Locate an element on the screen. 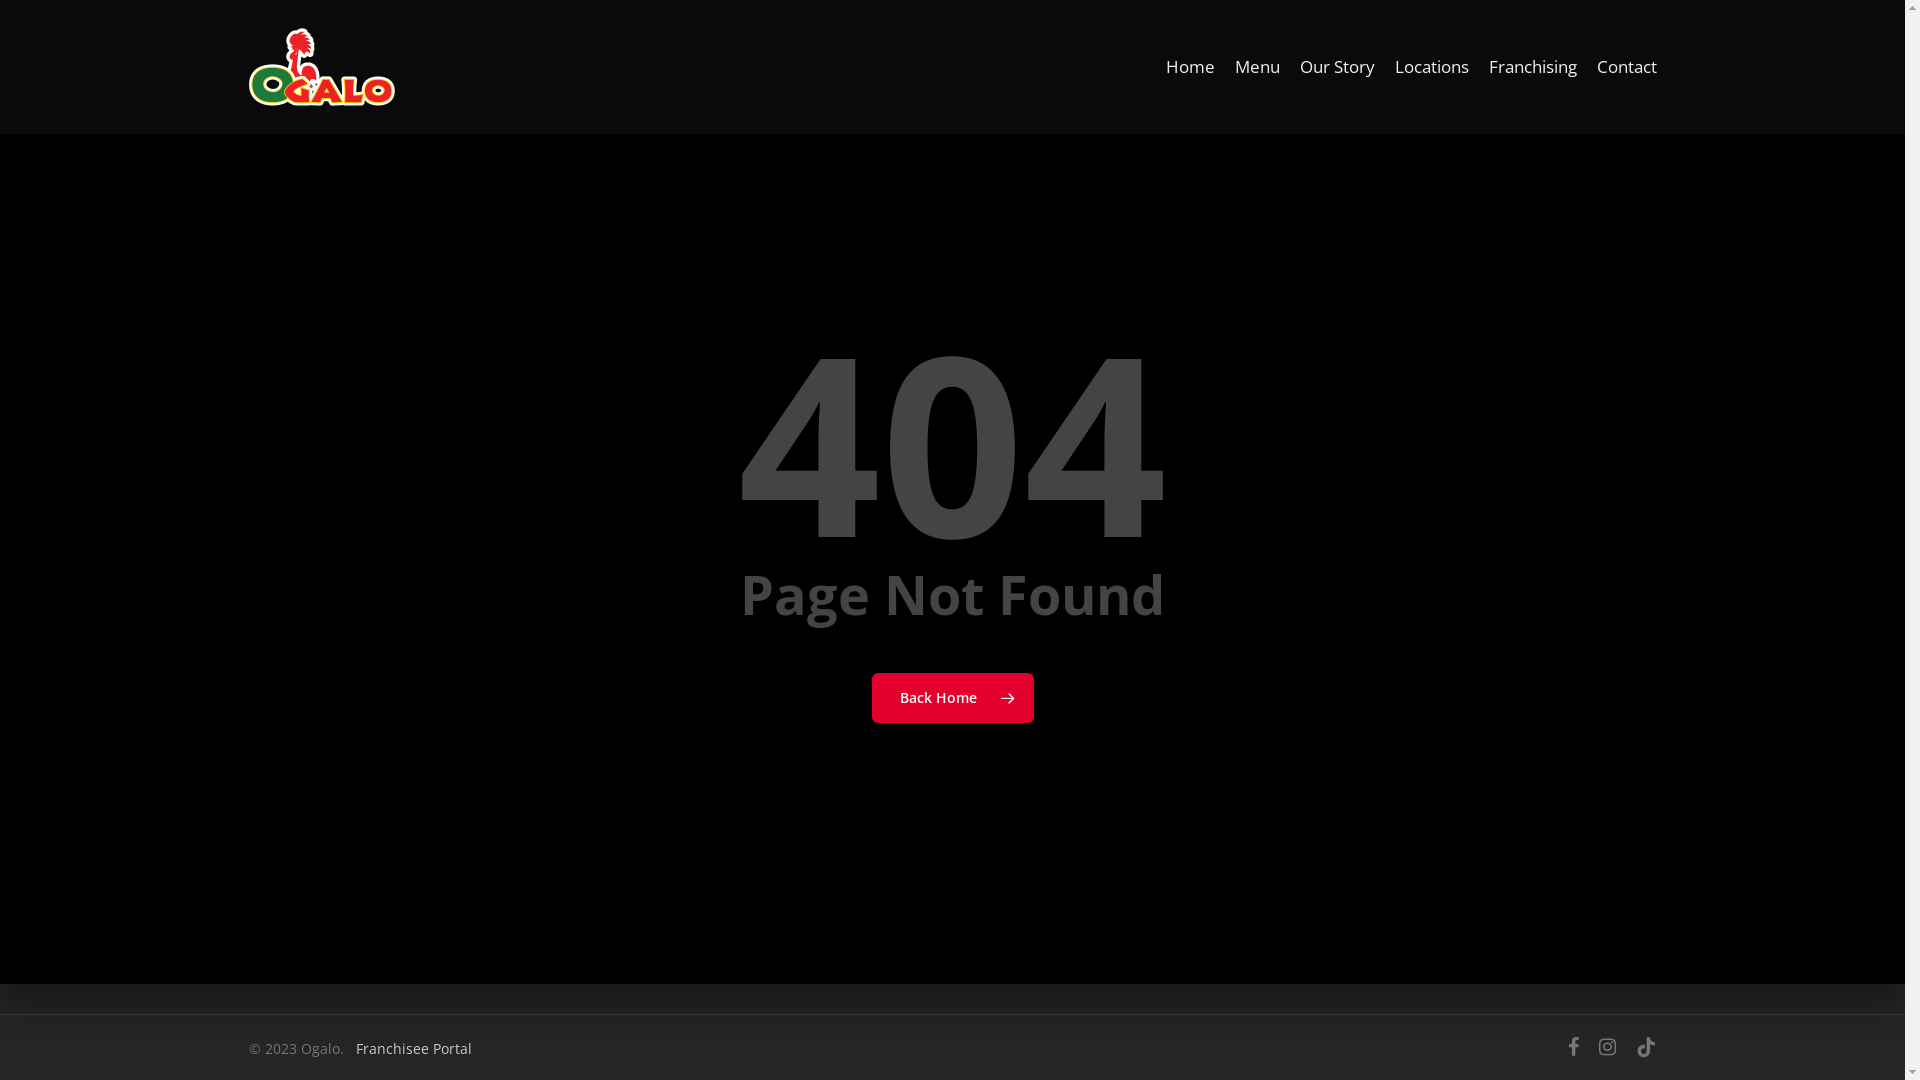  'Back Home' is located at coordinates (952, 697).